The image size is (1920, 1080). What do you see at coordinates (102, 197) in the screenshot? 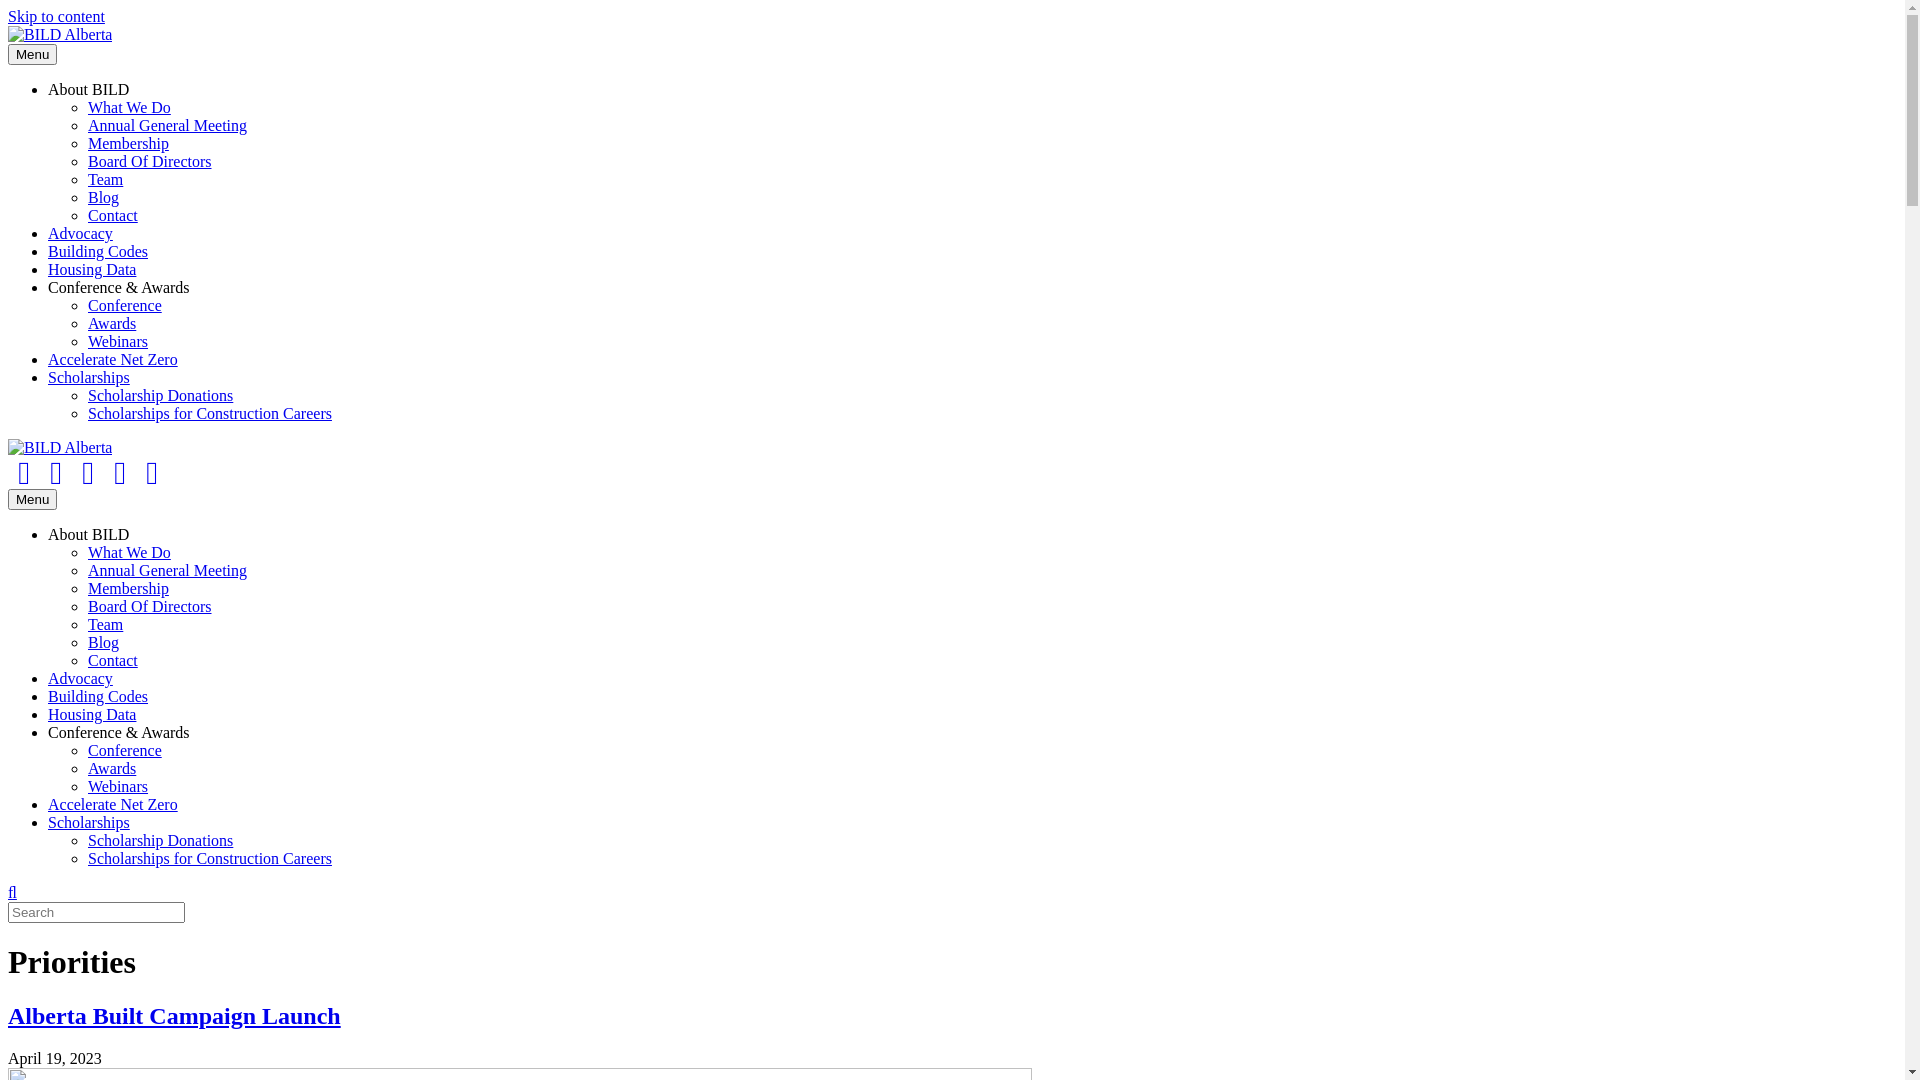
I see `'Blog'` at bounding box center [102, 197].